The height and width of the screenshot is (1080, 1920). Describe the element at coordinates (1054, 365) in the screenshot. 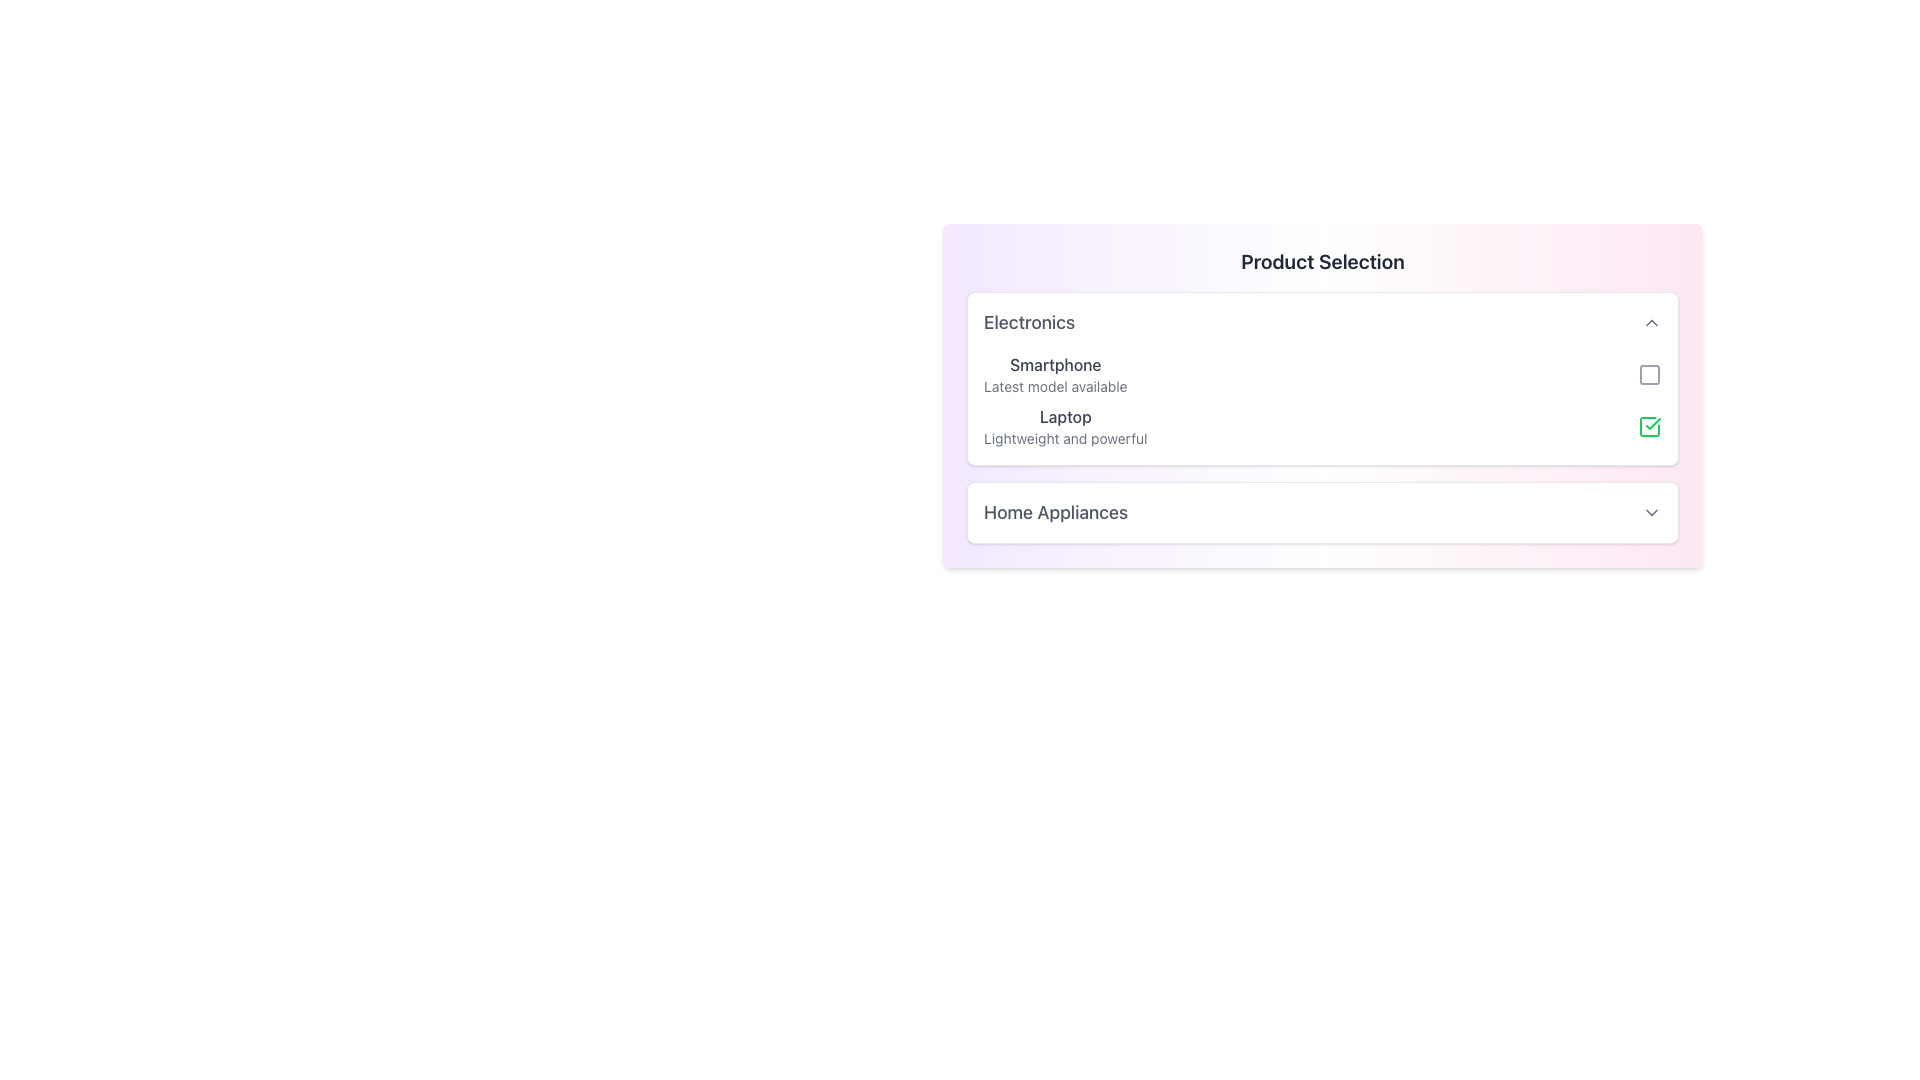

I see `the text label displaying 'Smartphone' in medium gray font, positioned at the top of the 'Electronics' category section` at that location.